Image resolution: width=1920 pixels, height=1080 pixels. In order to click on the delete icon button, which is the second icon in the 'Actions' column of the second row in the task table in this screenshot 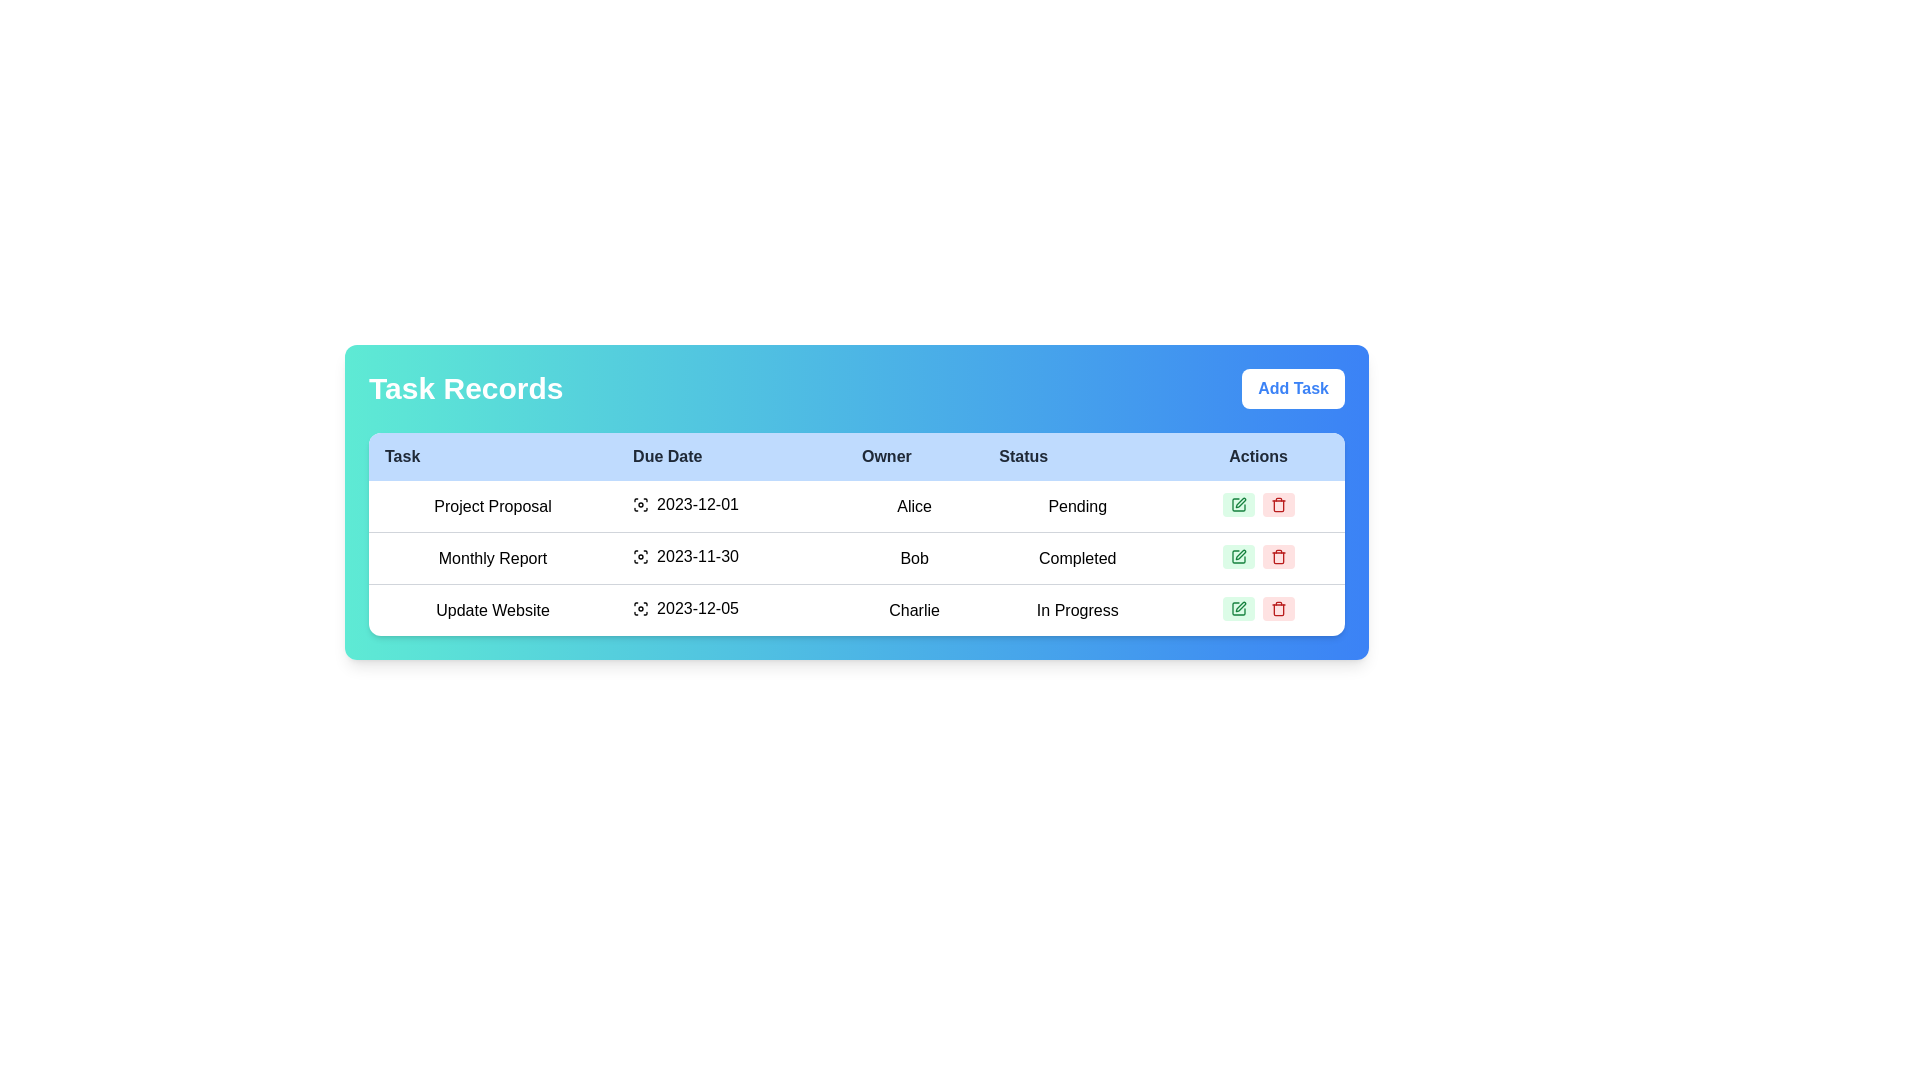, I will do `click(1277, 556)`.